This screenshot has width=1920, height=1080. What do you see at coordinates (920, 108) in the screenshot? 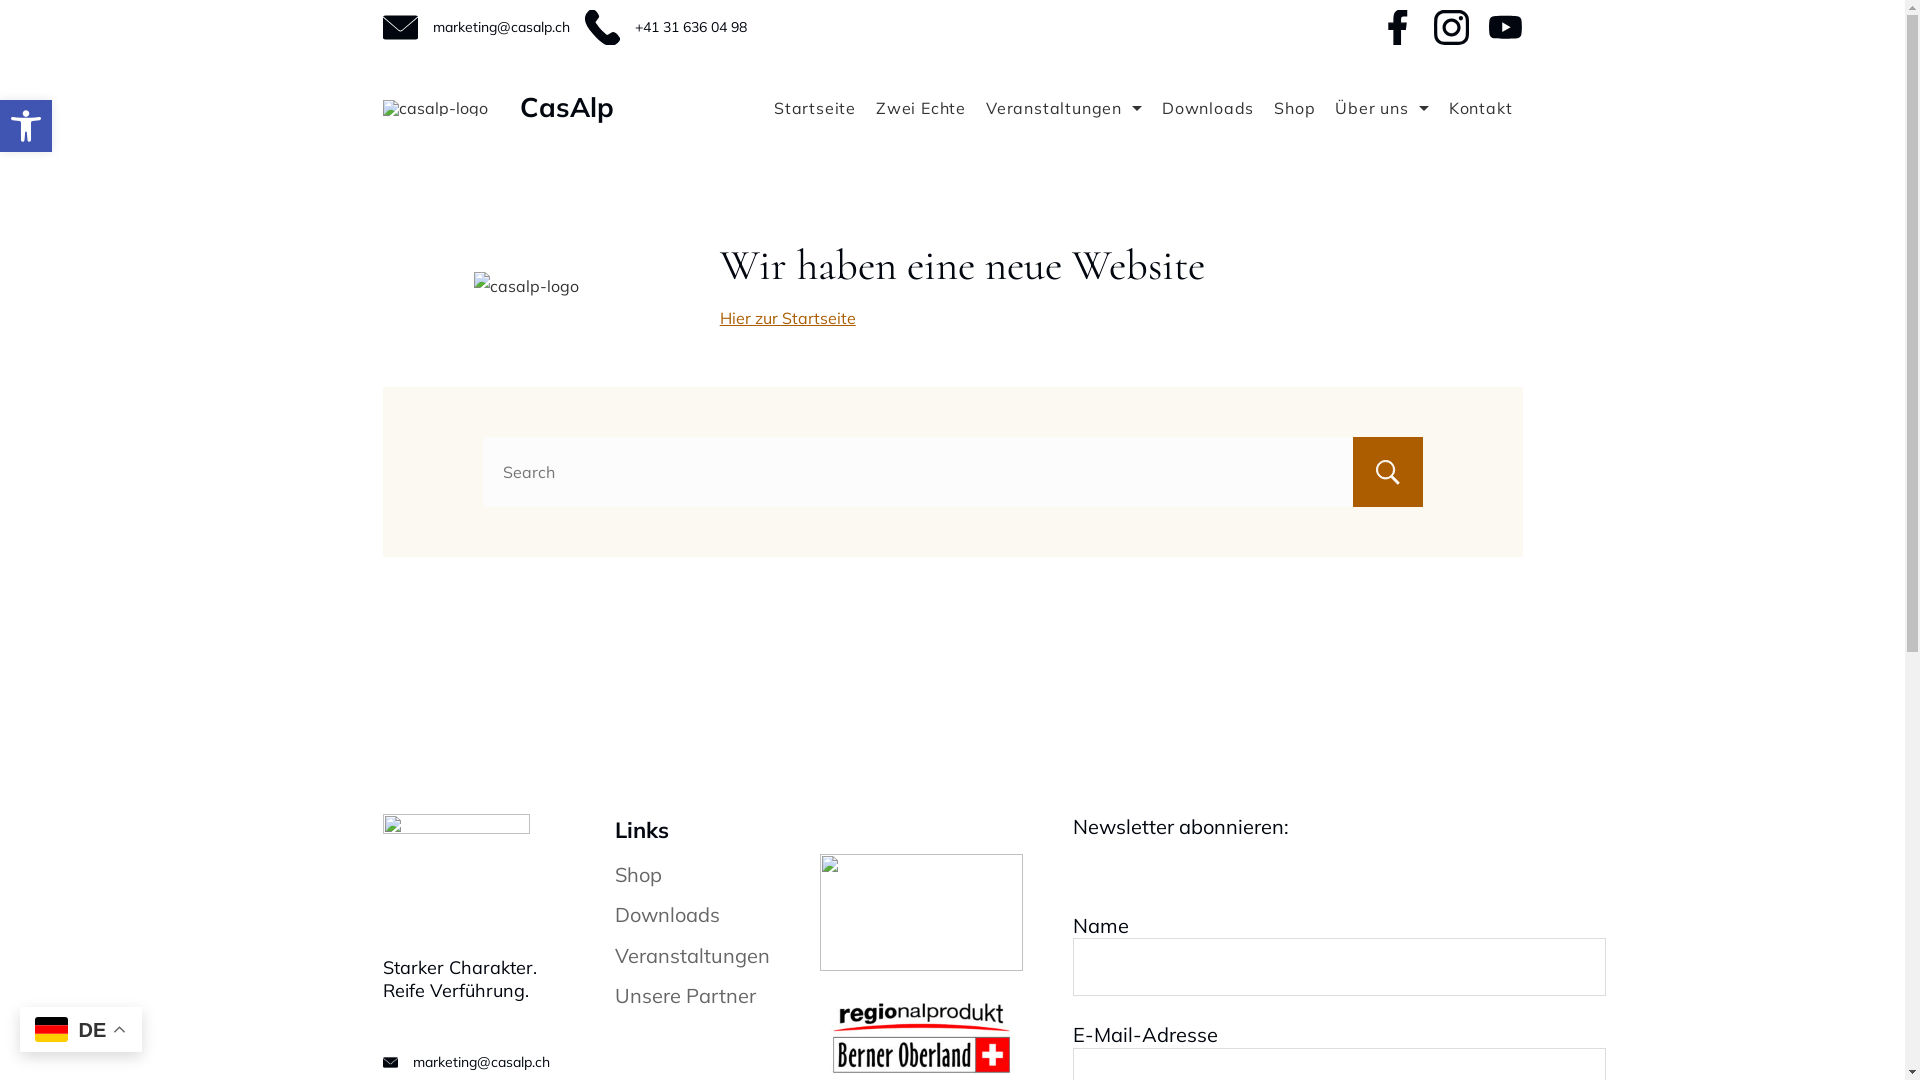
I see `'Zwei Echte'` at bounding box center [920, 108].